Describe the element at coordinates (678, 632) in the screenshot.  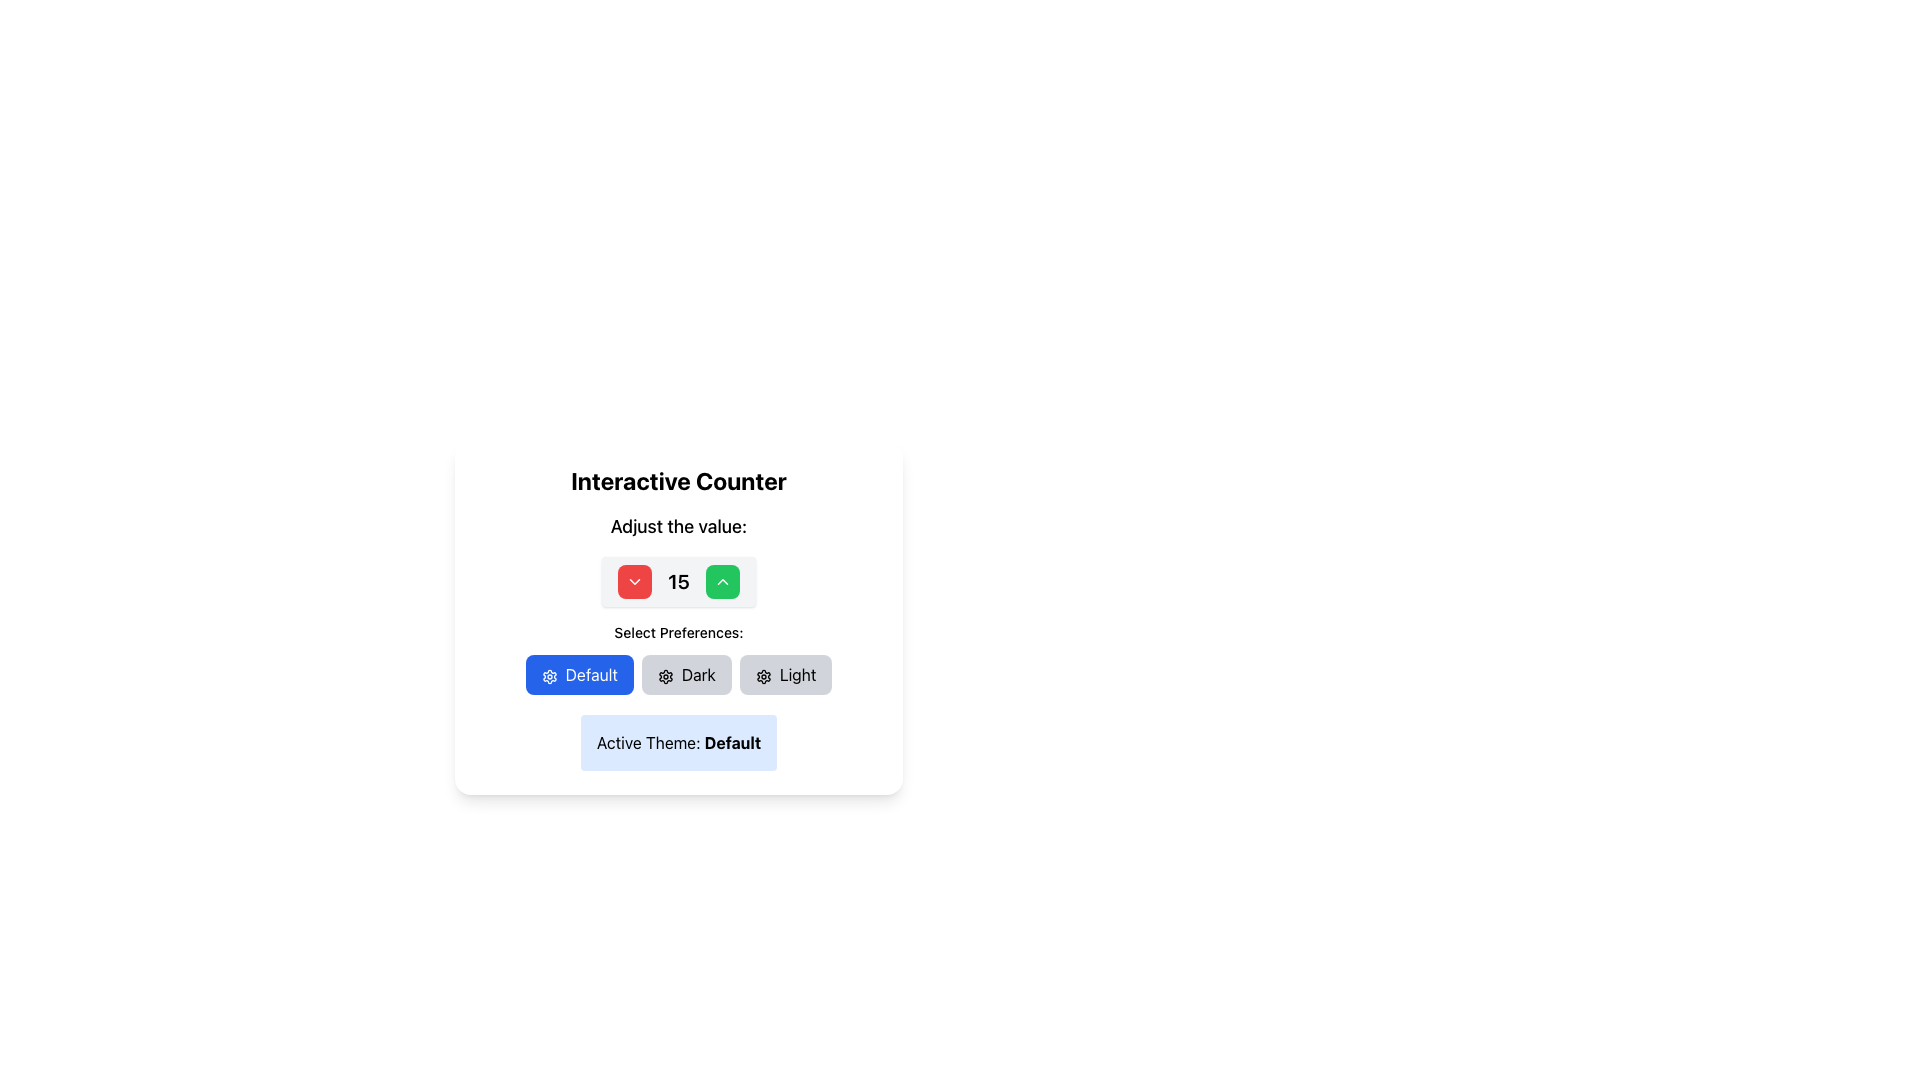
I see `the static text label that reads 'Select Preferences:', which is positioned between the numeric counter section and the theme selector buttons` at that location.